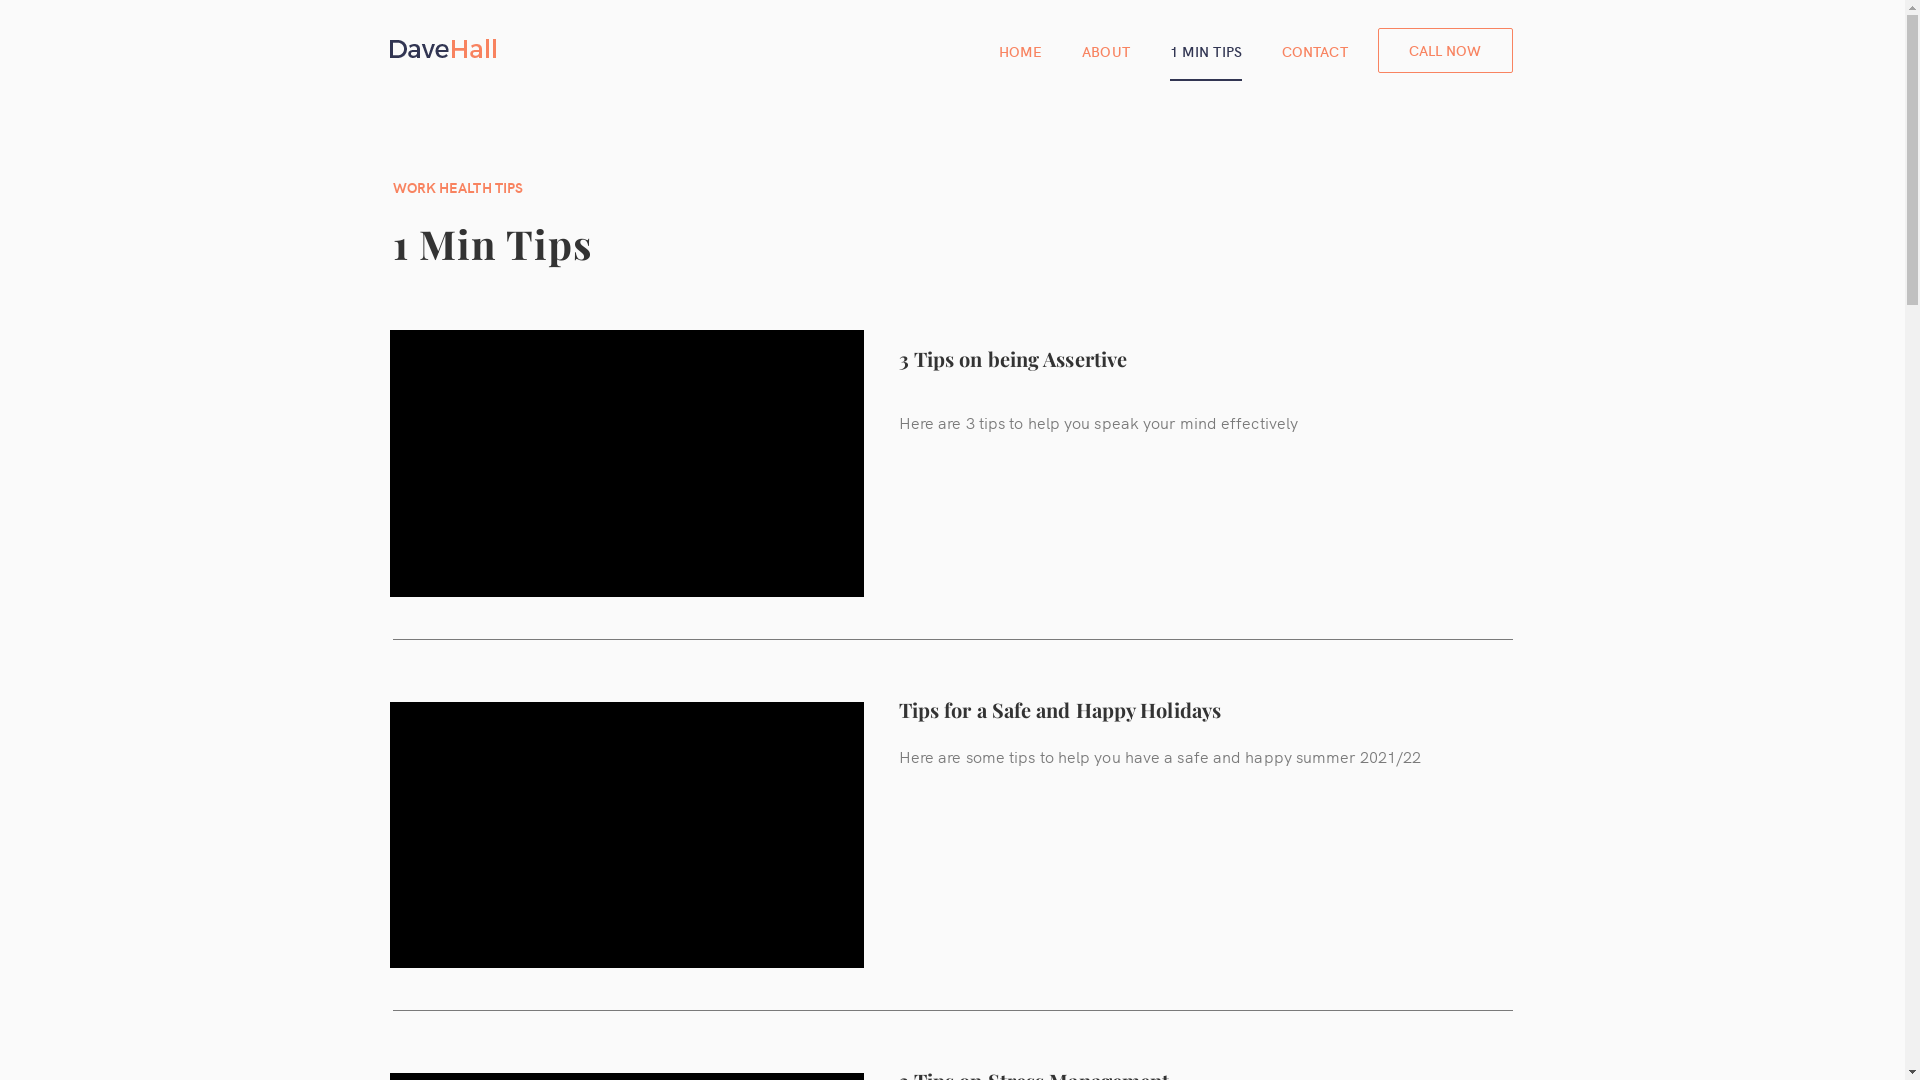 The image size is (1920, 1080). What do you see at coordinates (1315, 49) in the screenshot?
I see `'CONTACT'` at bounding box center [1315, 49].